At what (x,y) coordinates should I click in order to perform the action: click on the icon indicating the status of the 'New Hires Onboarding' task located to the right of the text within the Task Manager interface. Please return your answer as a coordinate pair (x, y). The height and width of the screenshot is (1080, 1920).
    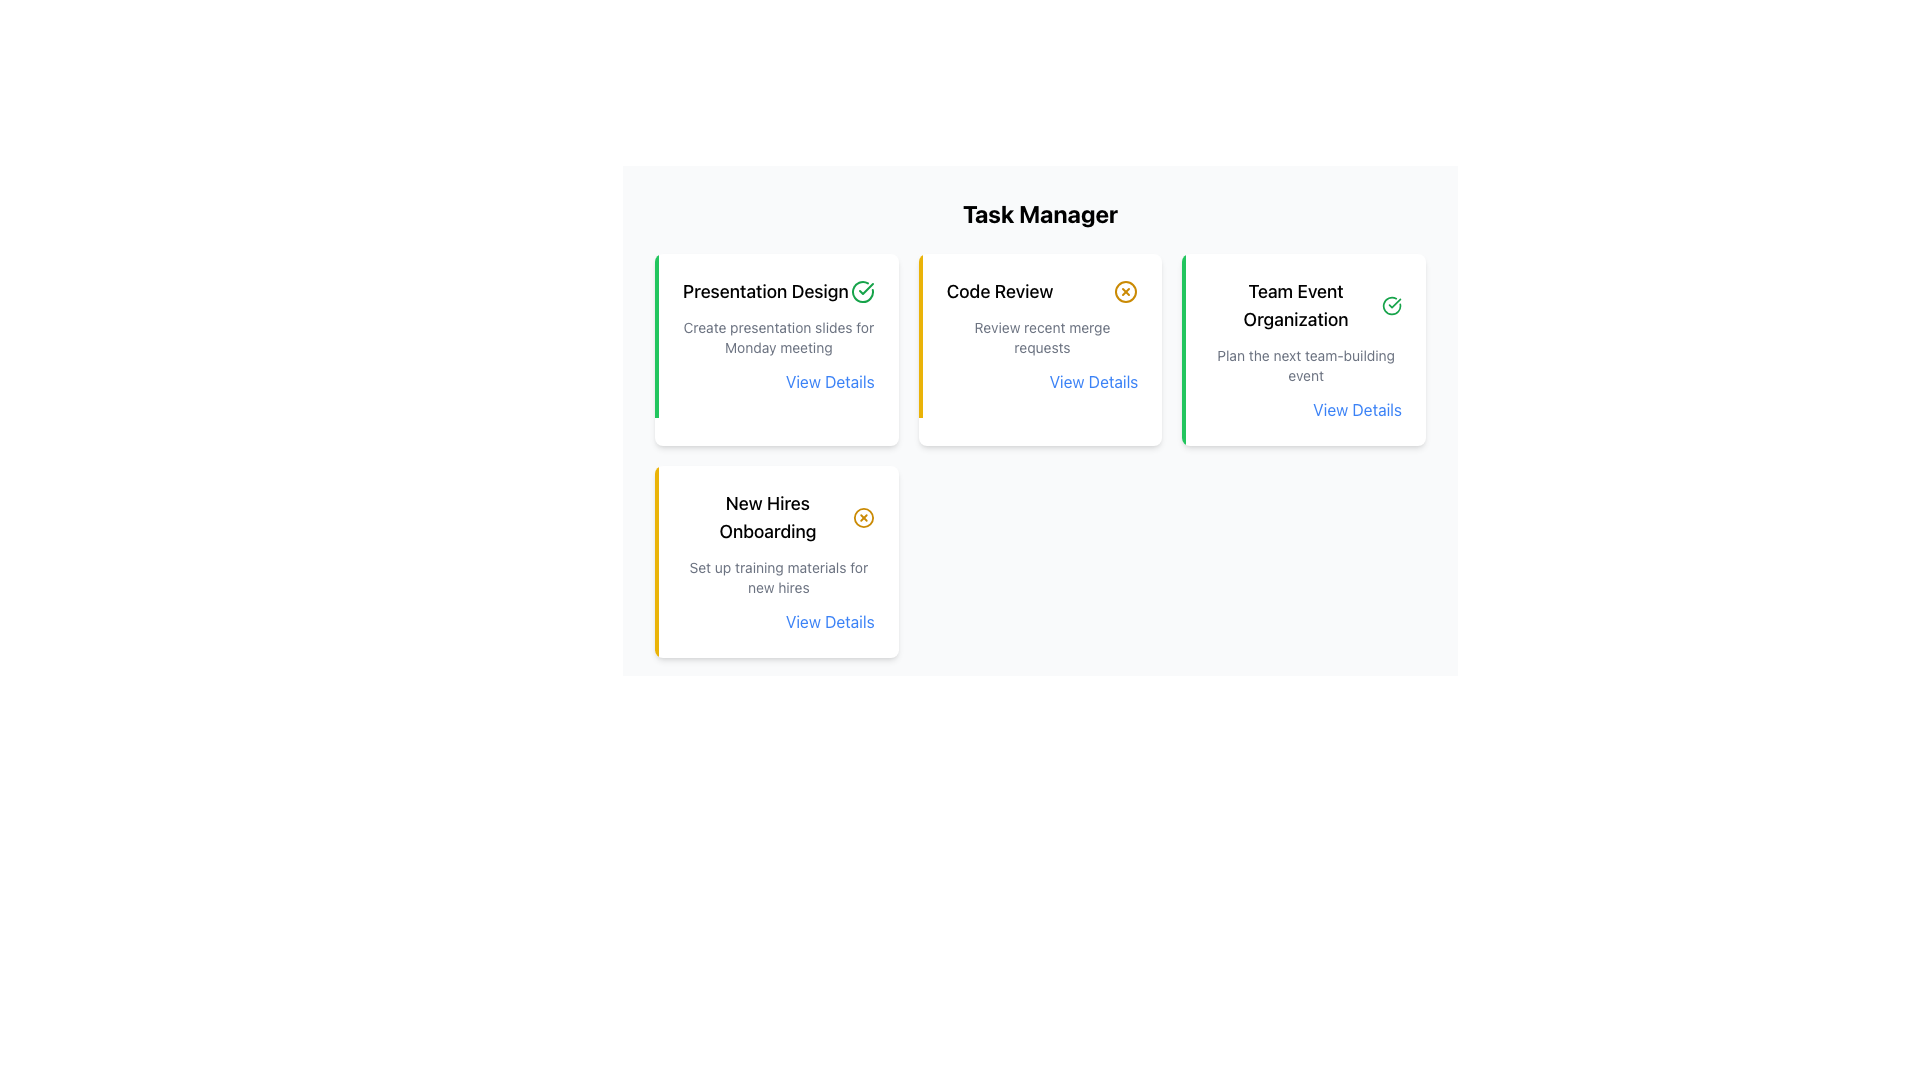
    Looking at the image, I should click on (863, 516).